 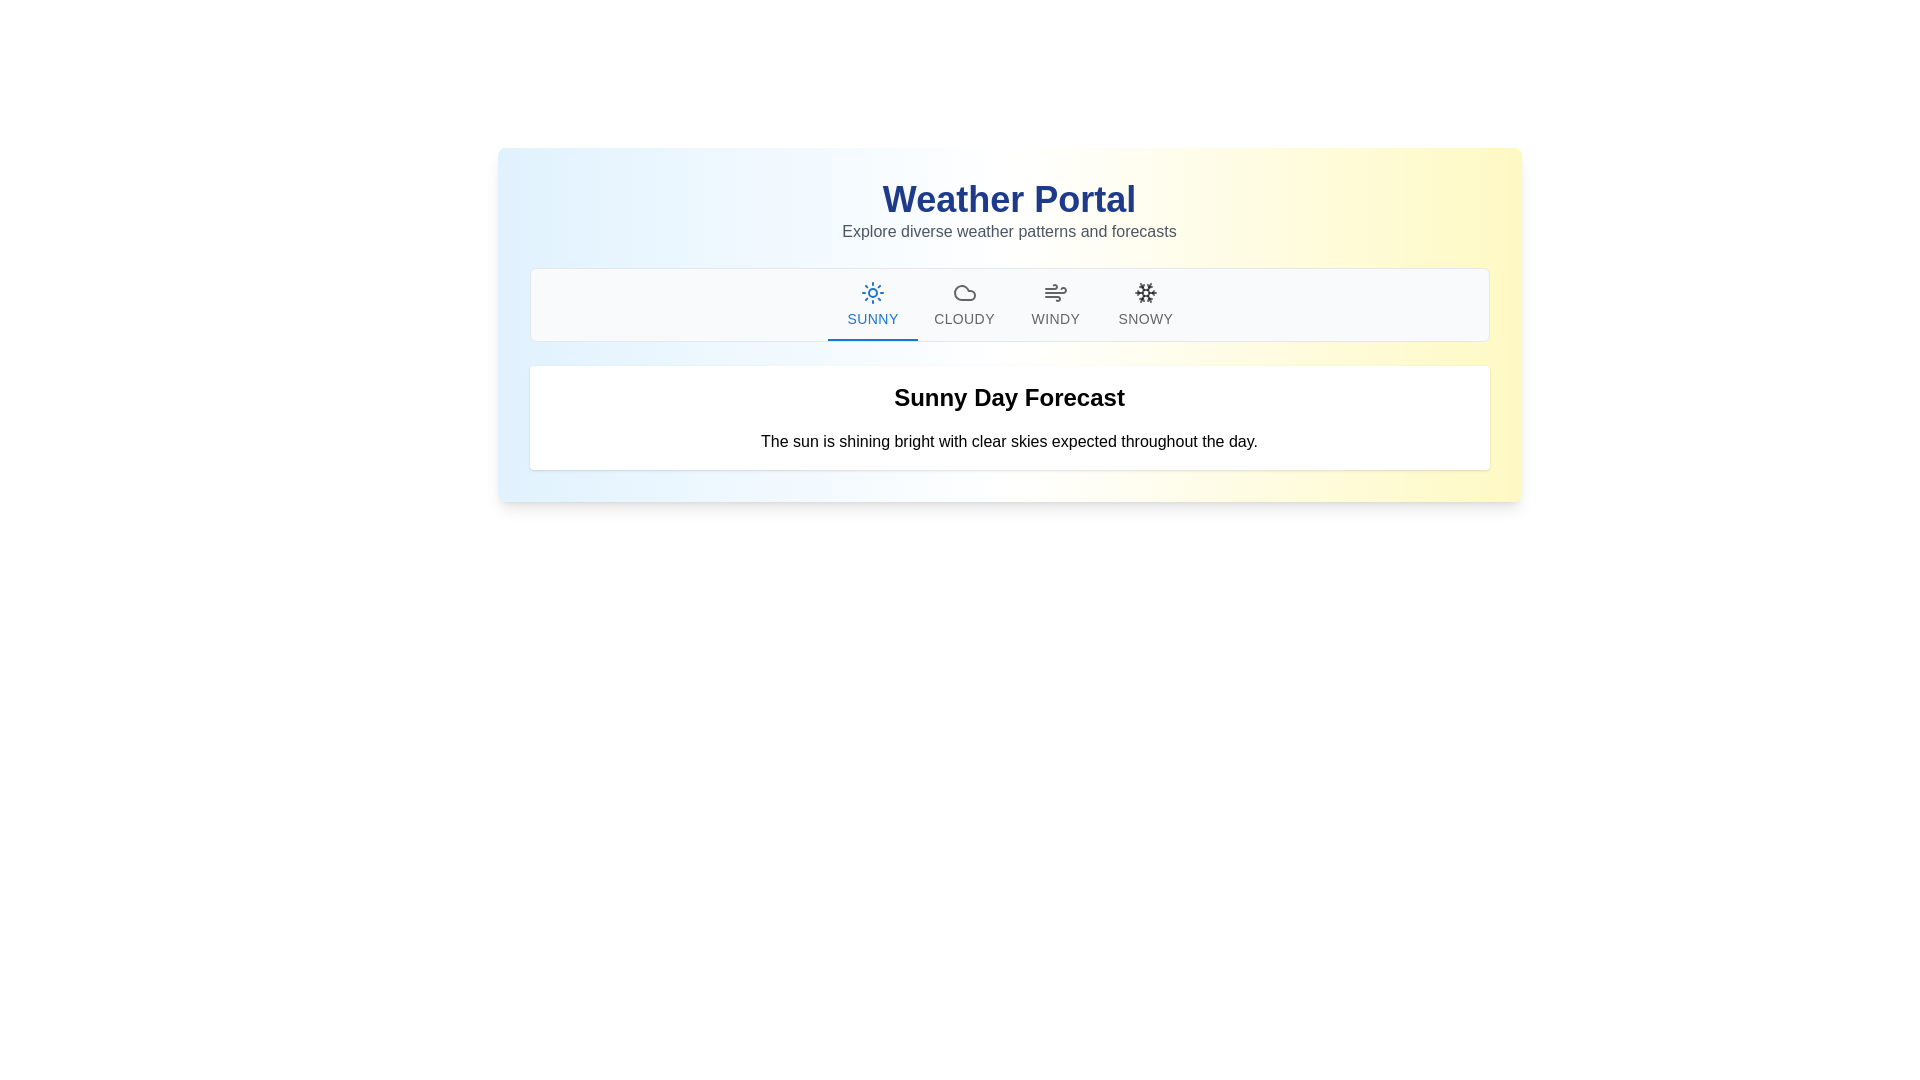 I want to click on the 'Sunny' weather icon in the weather selection menu, which is the first tab on the left under the 'Weather Portal' header, so click(x=873, y=293).